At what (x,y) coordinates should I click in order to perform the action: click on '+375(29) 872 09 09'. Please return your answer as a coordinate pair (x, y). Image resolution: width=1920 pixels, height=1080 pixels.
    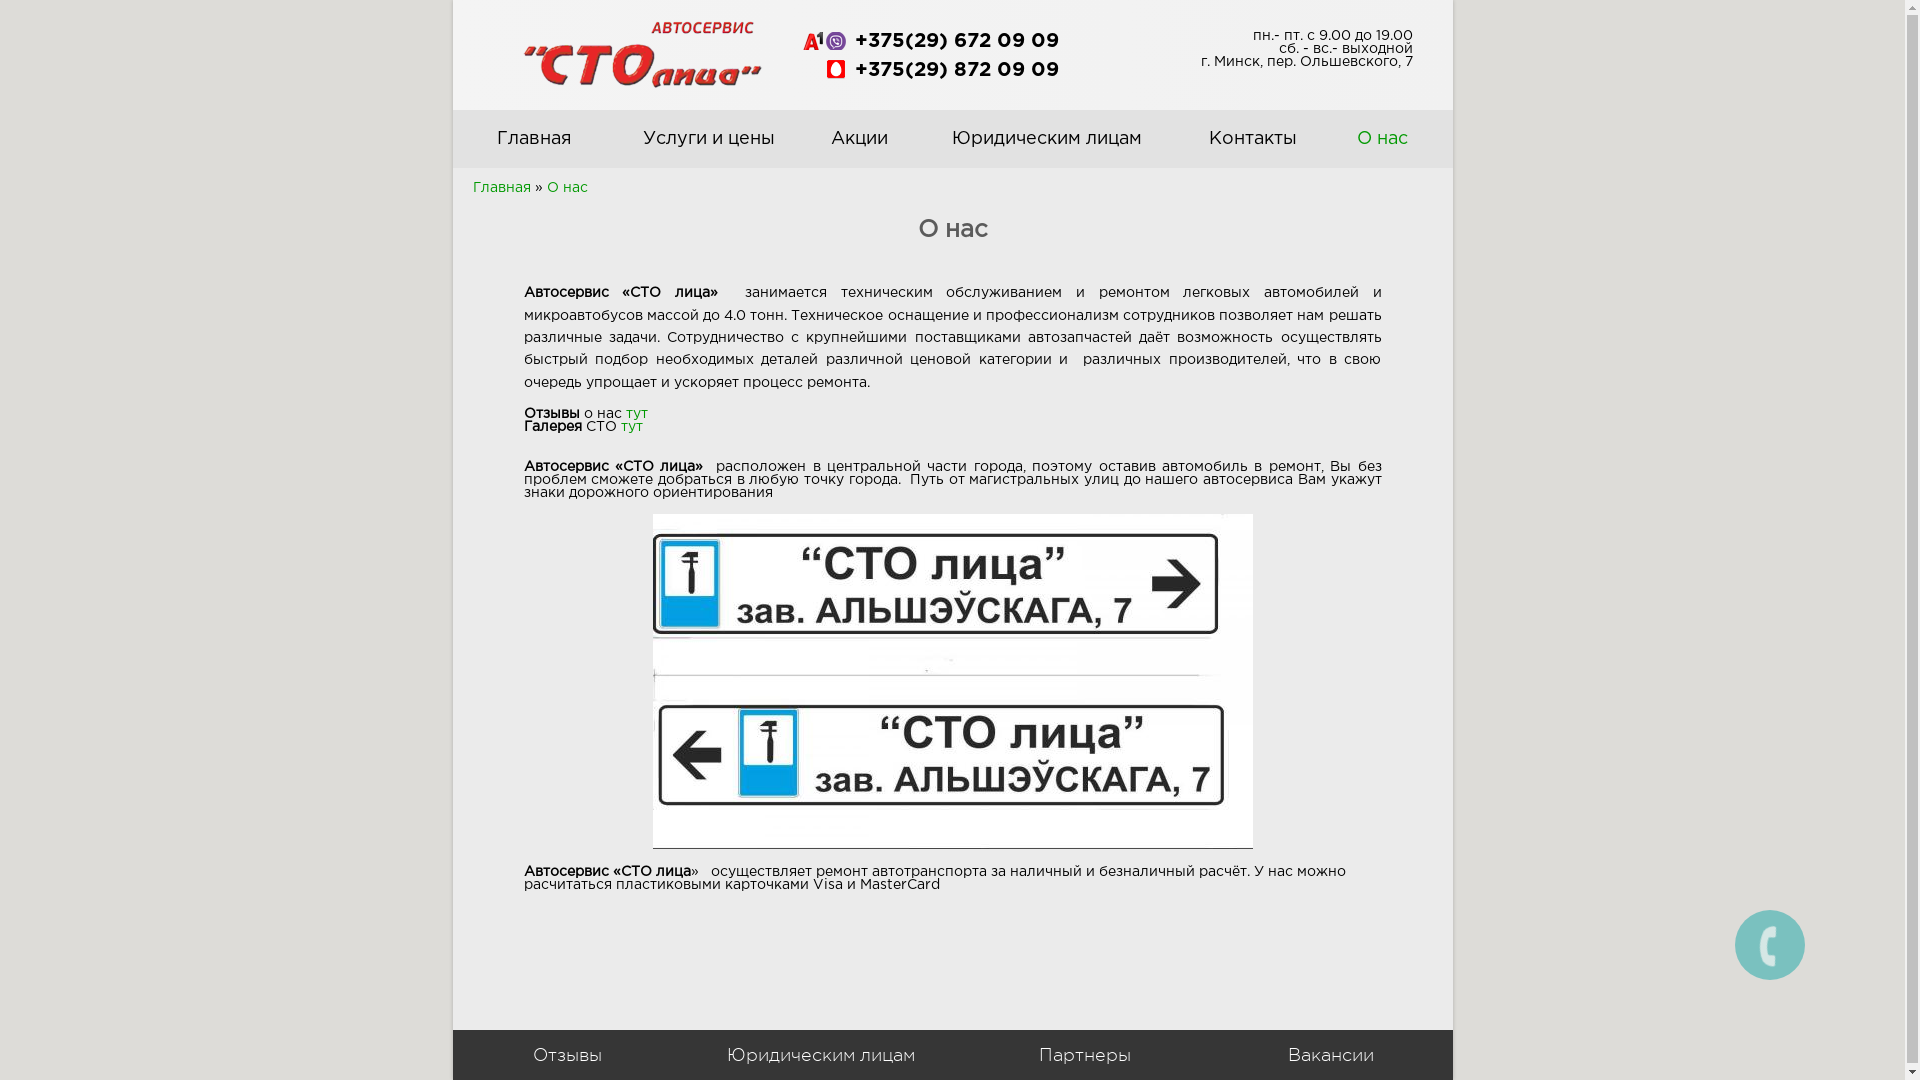
    Looking at the image, I should click on (954, 68).